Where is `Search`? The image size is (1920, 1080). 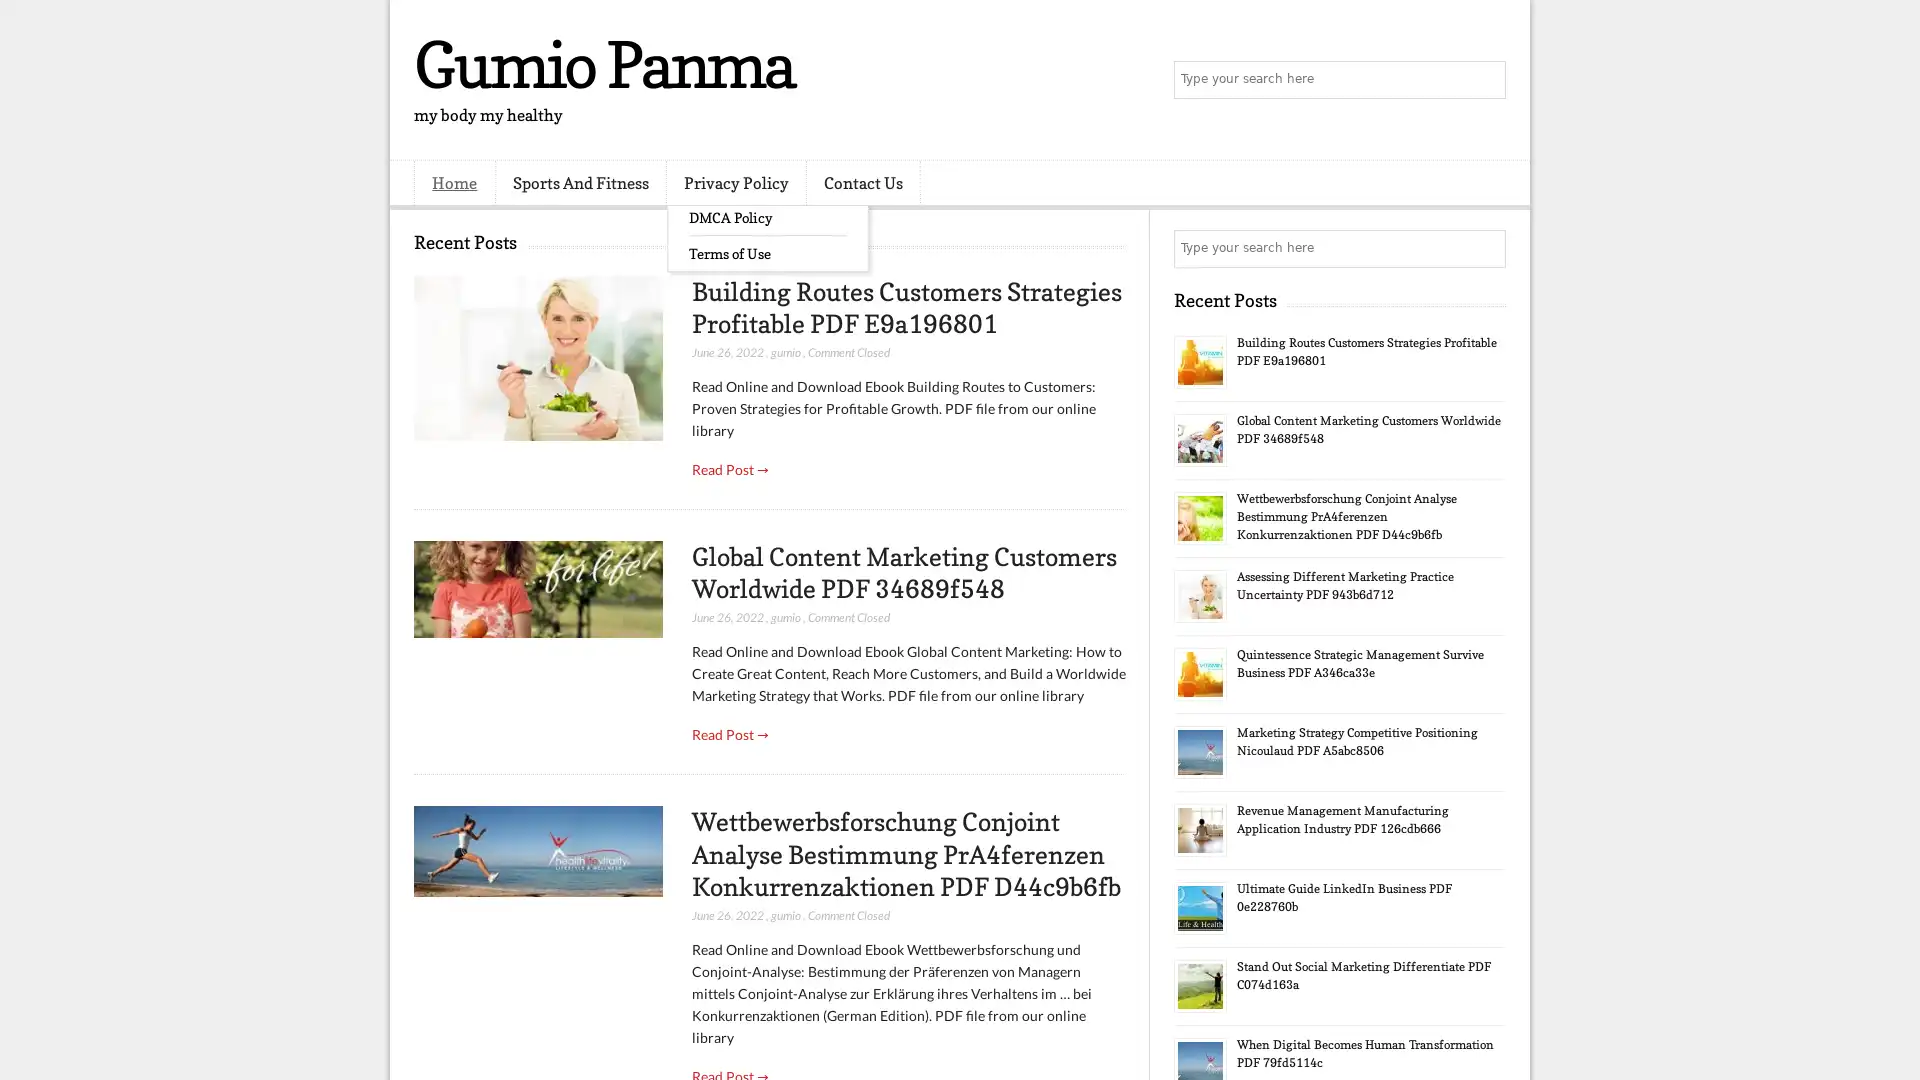
Search is located at coordinates (1485, 248).